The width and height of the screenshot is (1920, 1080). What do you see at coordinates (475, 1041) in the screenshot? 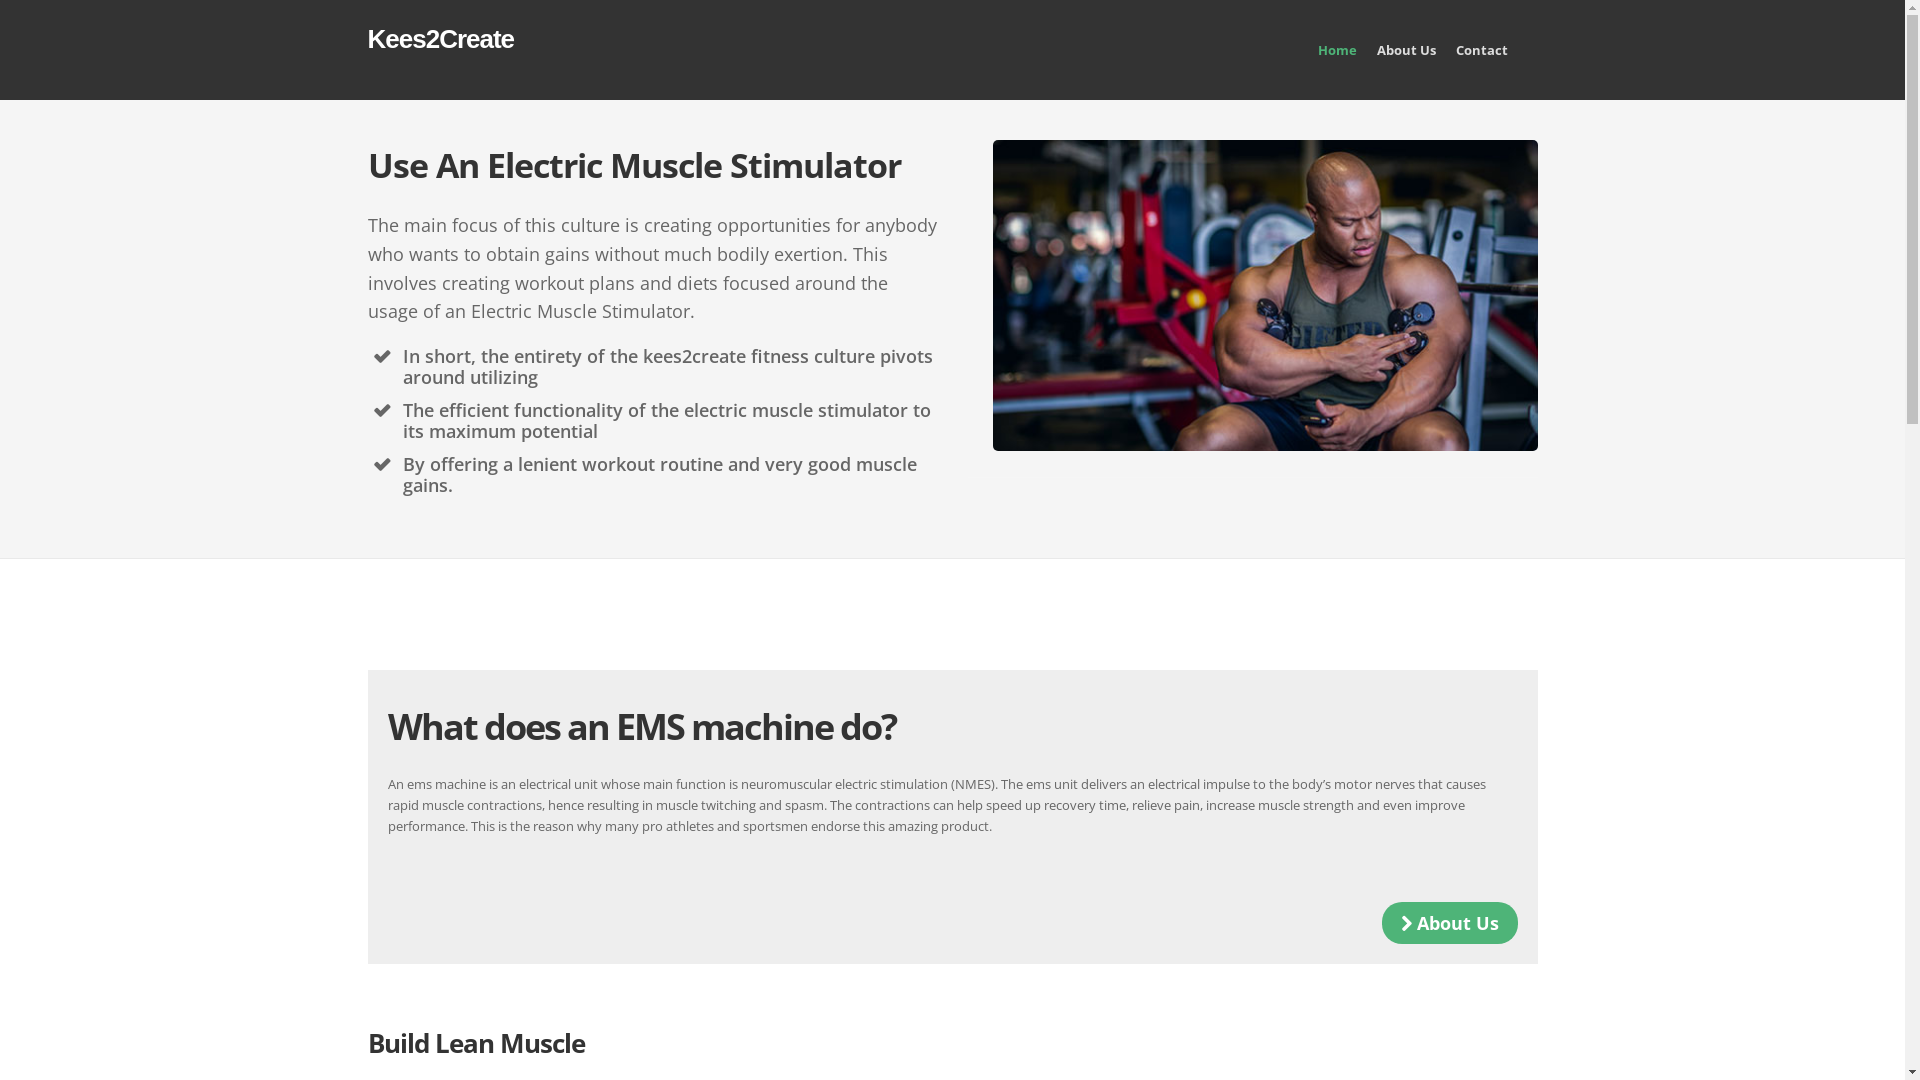
I see `'Build Lean Muscle'` at bounding box center [475, 1041].